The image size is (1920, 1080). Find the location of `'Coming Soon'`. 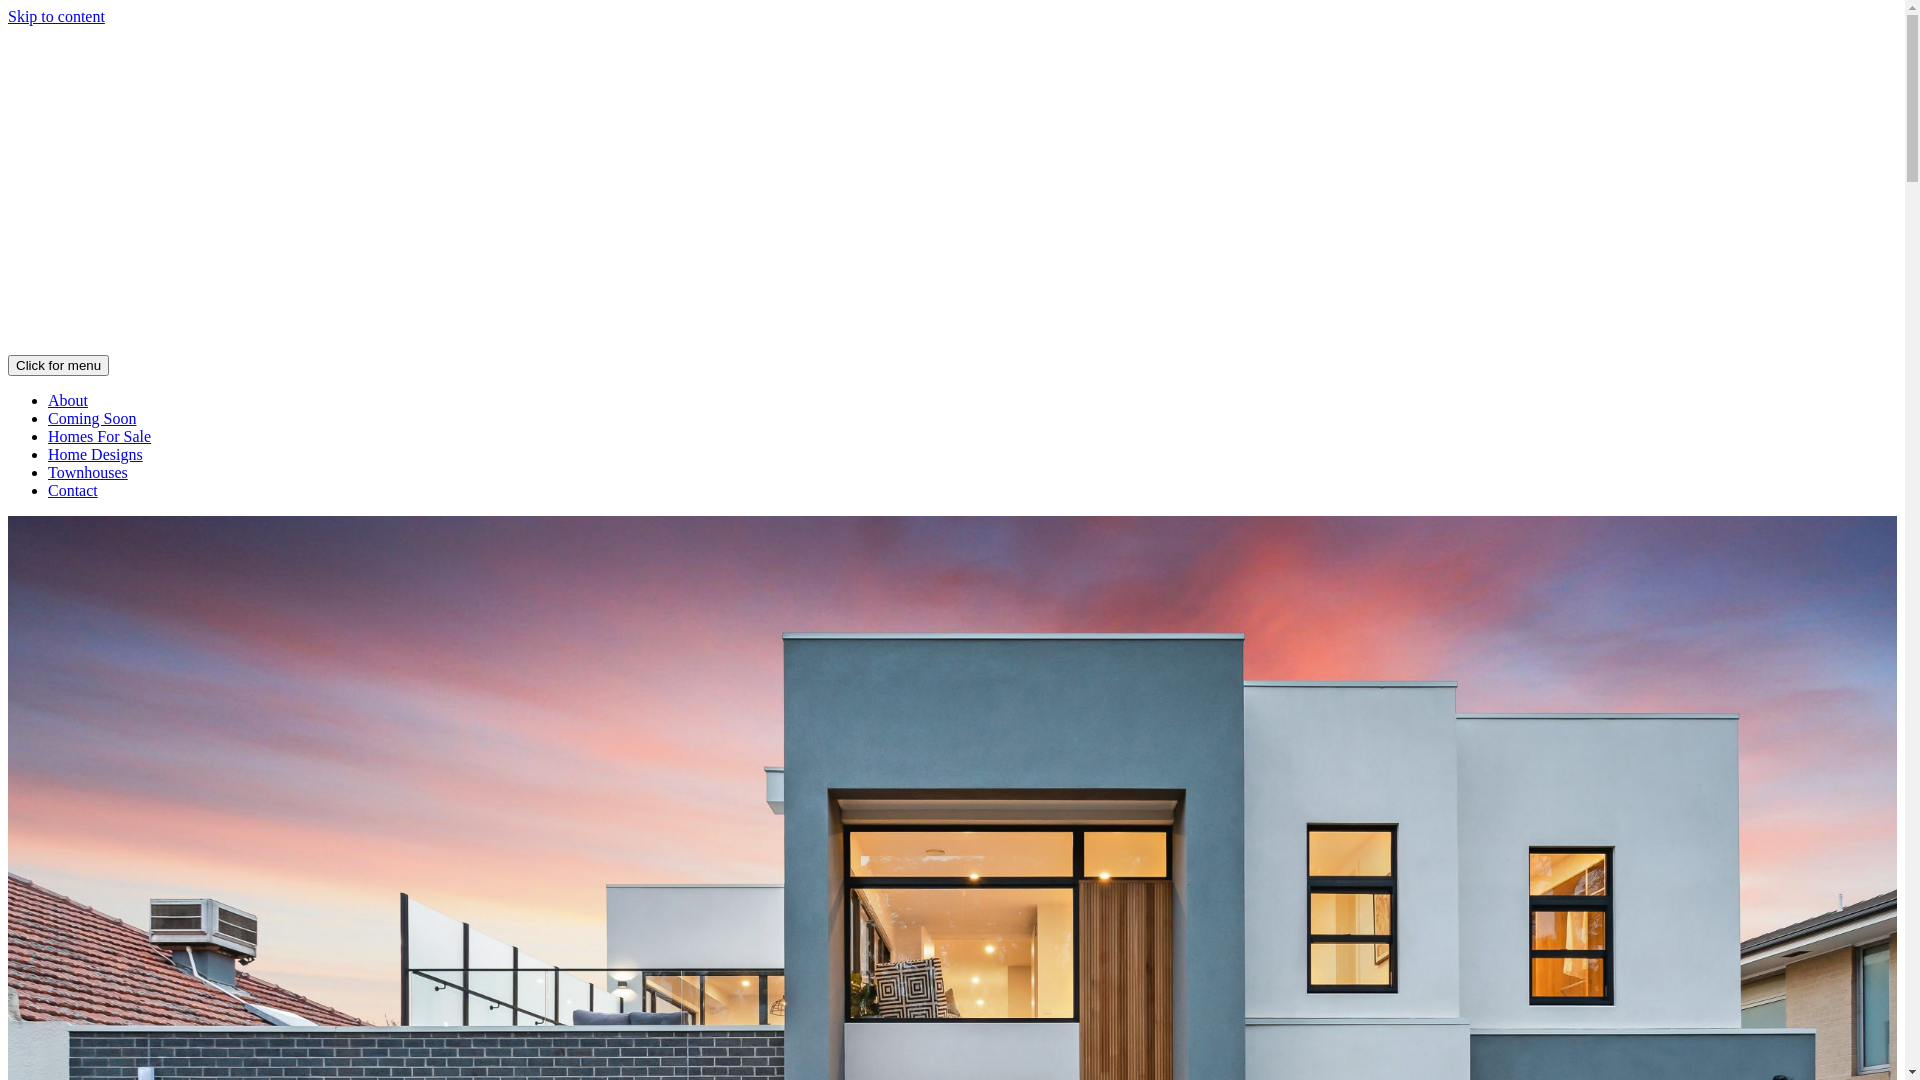

'Coming Soon' is located at coordinates (90, 417).